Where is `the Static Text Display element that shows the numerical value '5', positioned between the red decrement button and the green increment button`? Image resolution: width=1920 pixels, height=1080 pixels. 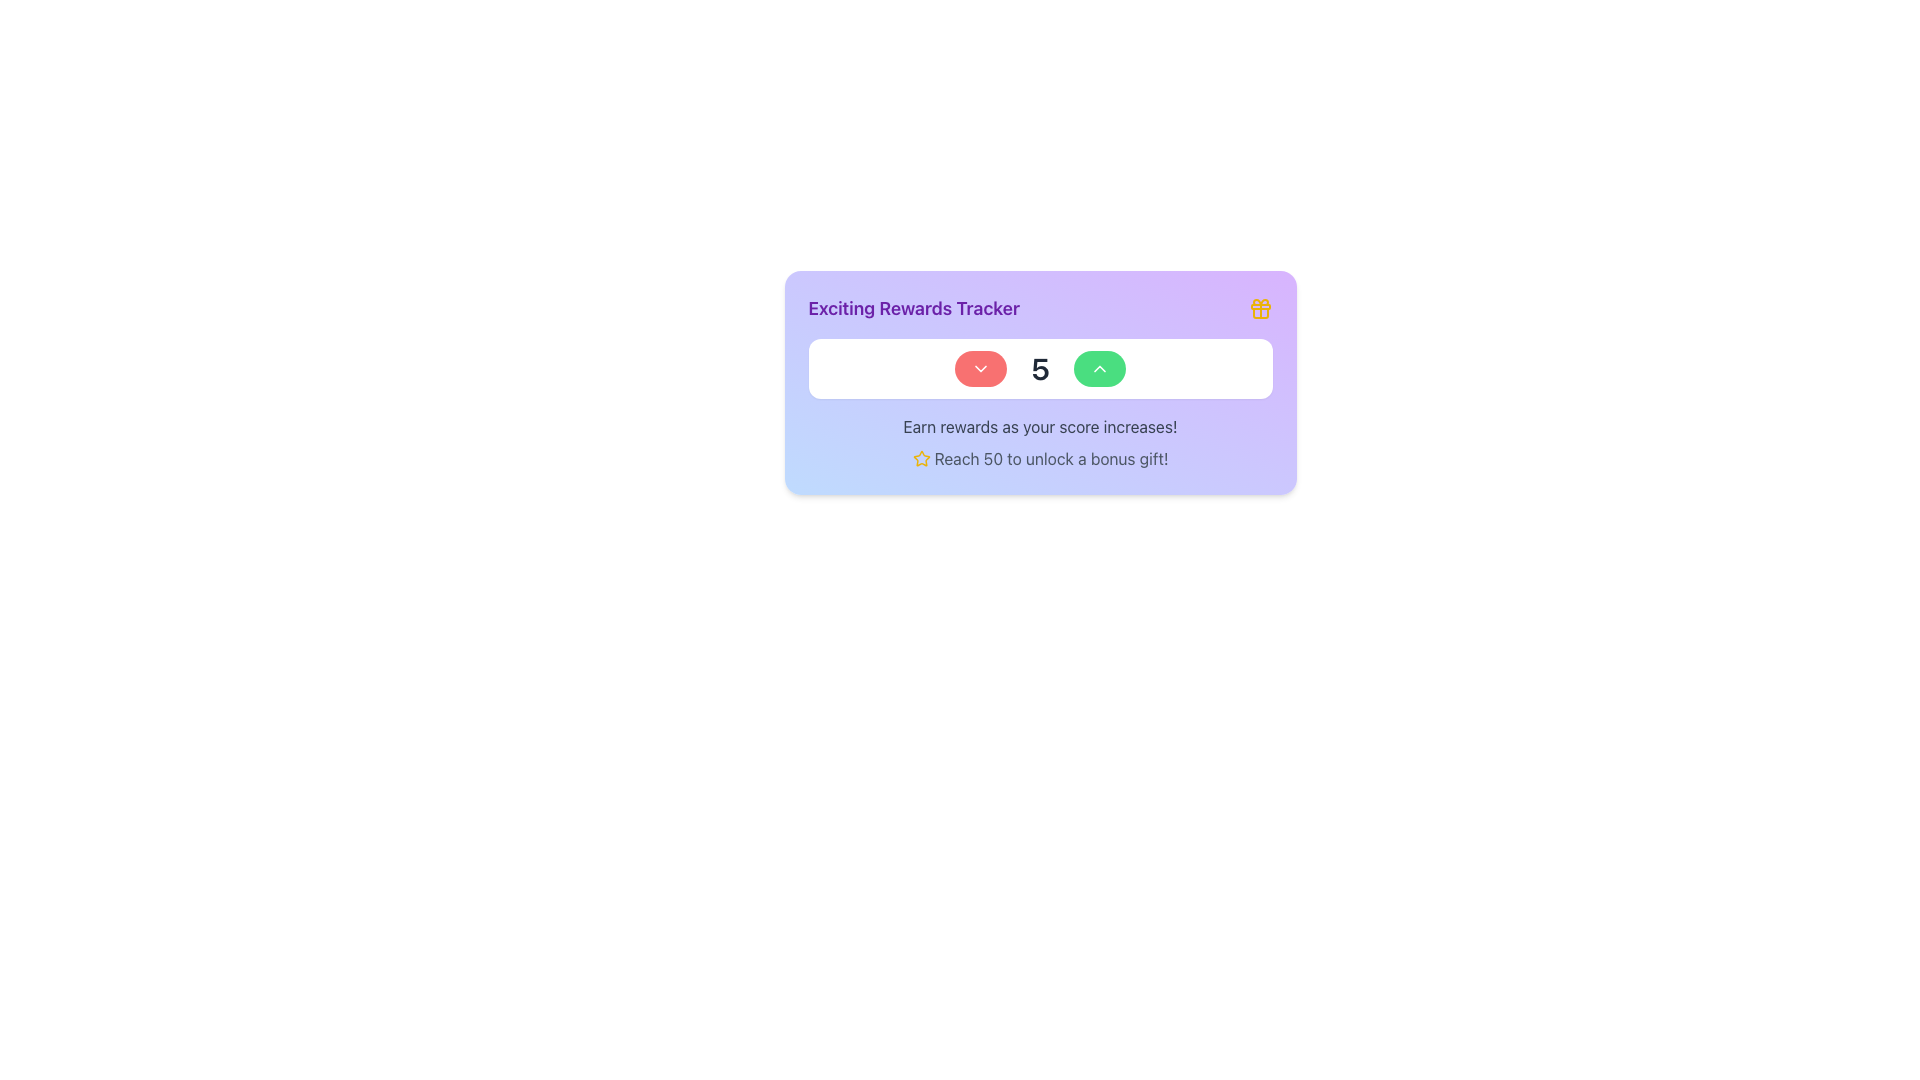 the Static Text Display element that shows the numerical value '5', positioned between the red decrement button and the green increment button is located at coordinates (1040, 369).